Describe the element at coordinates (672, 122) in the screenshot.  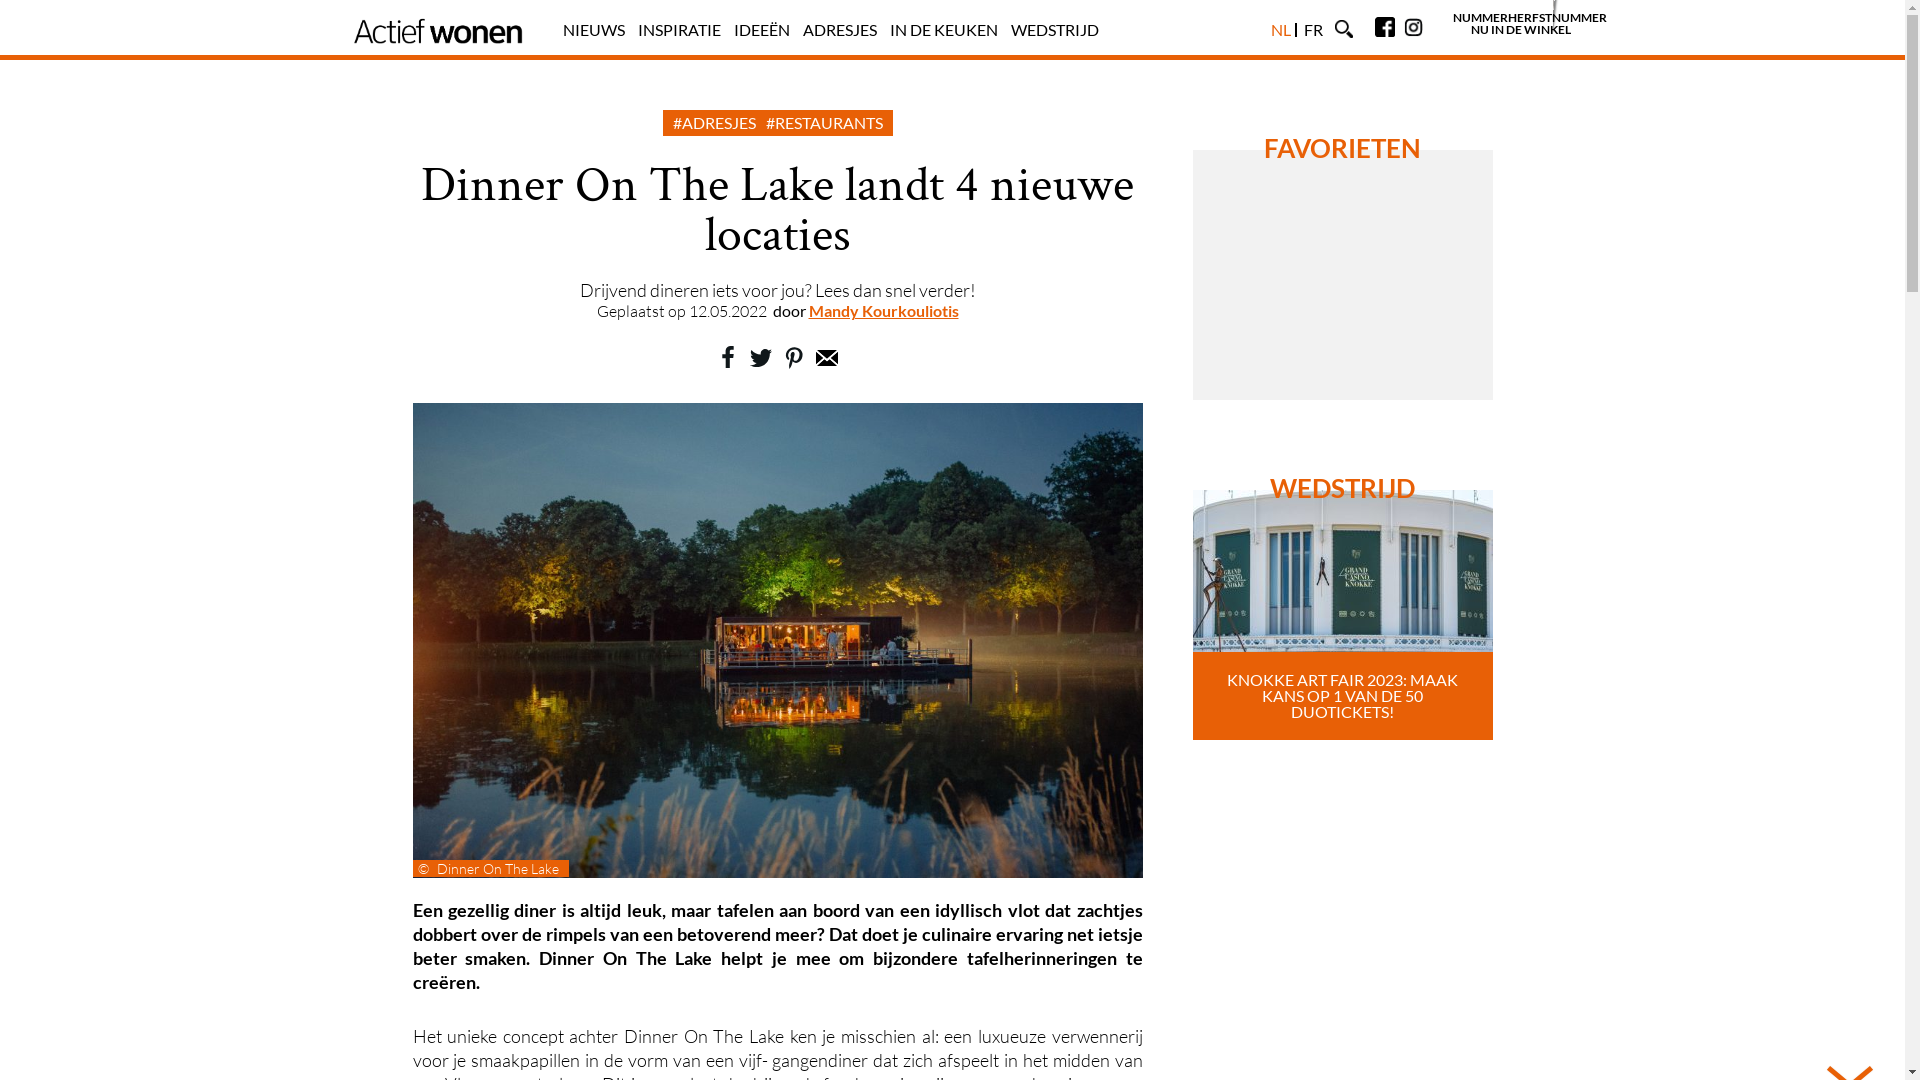
I see `'#ADRESJES'` at that location.